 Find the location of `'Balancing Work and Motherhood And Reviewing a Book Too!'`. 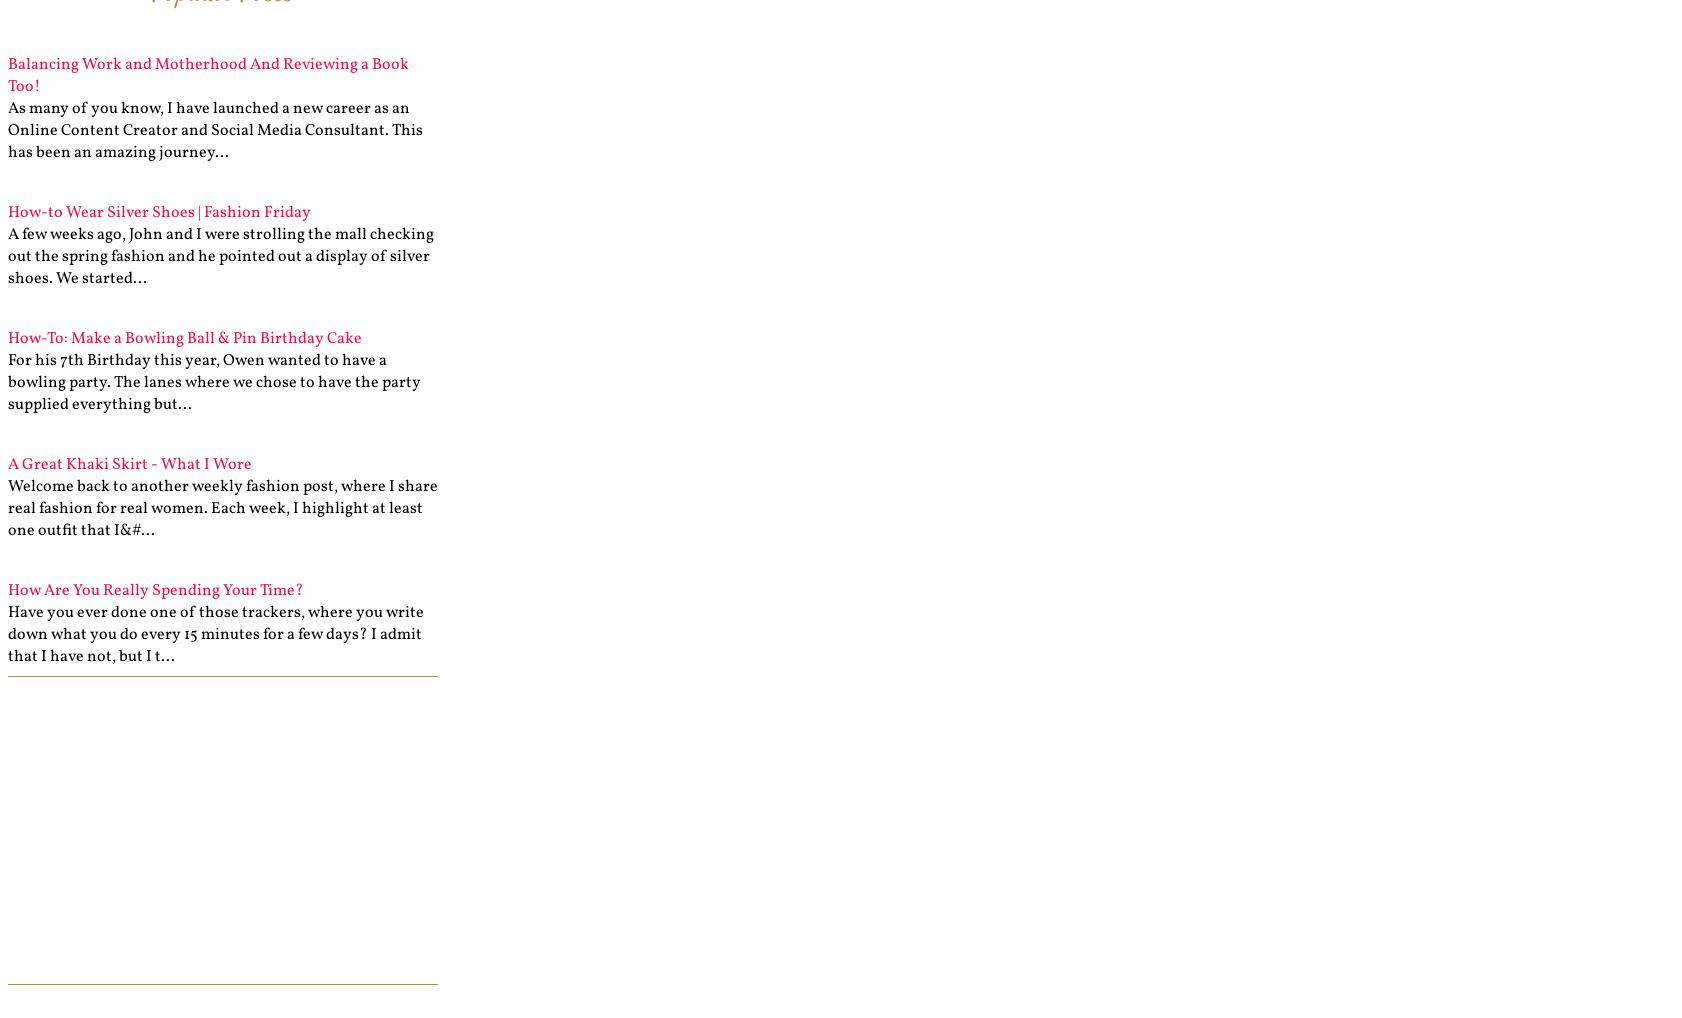

'Balancing Work and Motherhood And Reviewing a Book Too!' is located at coordinates (207, 76).